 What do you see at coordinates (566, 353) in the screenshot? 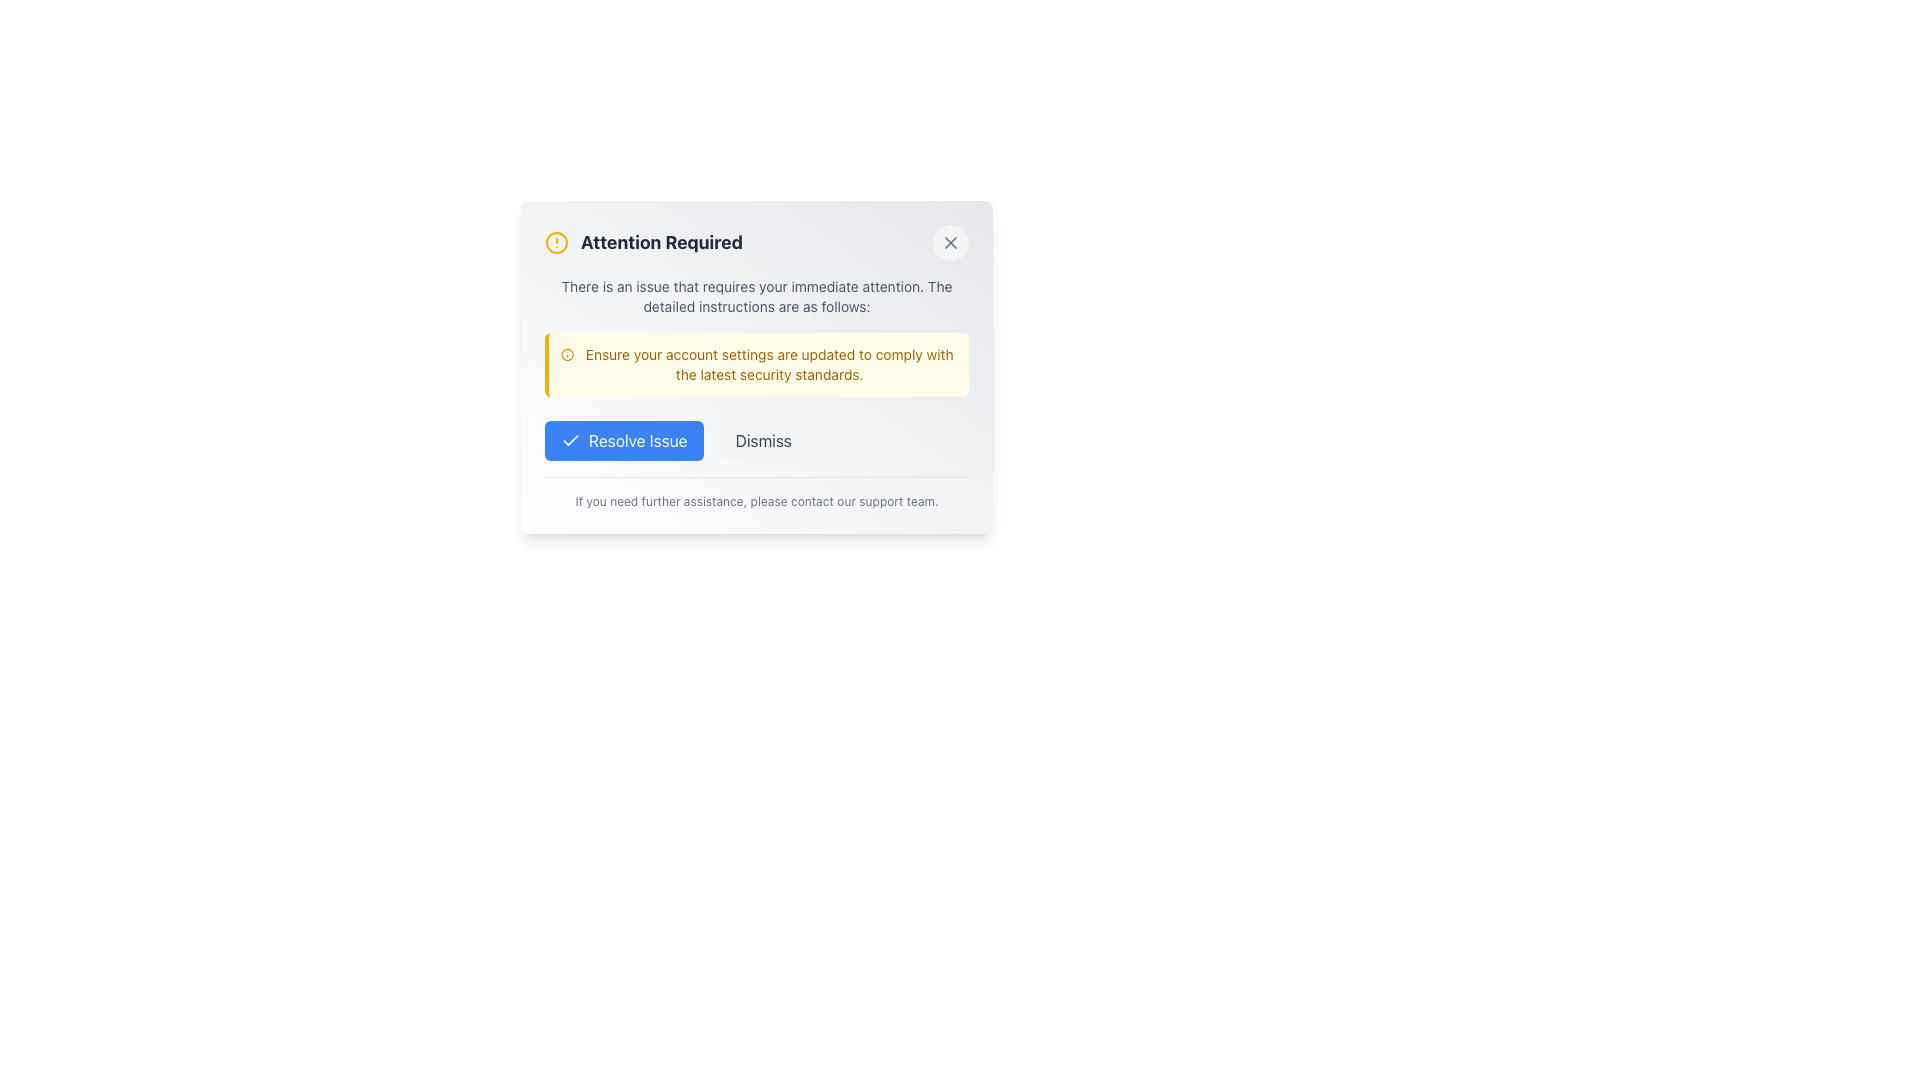
I see `the outermost circle element of the icon located to the left of the 'Attention Required' heading within the alert box` at bounding box center [566, 353].